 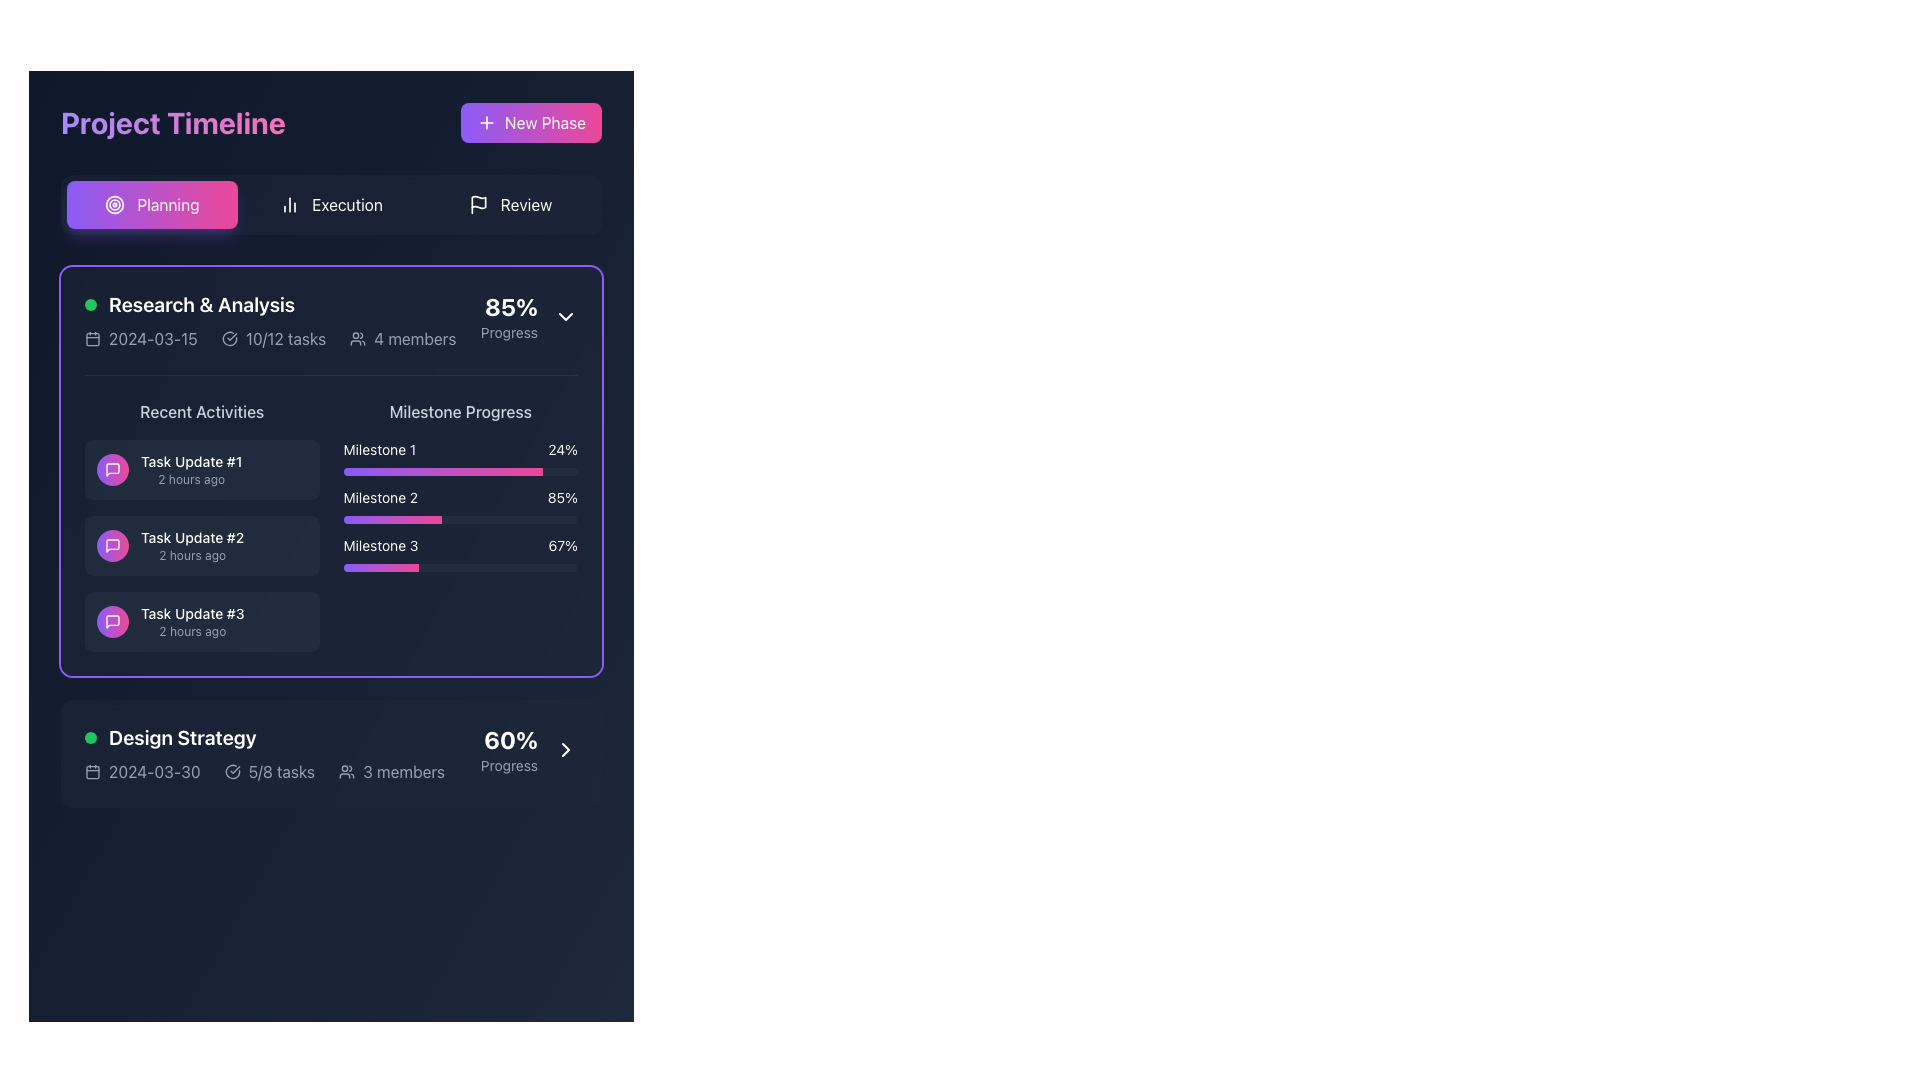 I want to click on the second card styled notification labeled 'Task Update #2' in the 'Recent Activities' section, so click(x=202, y=546).